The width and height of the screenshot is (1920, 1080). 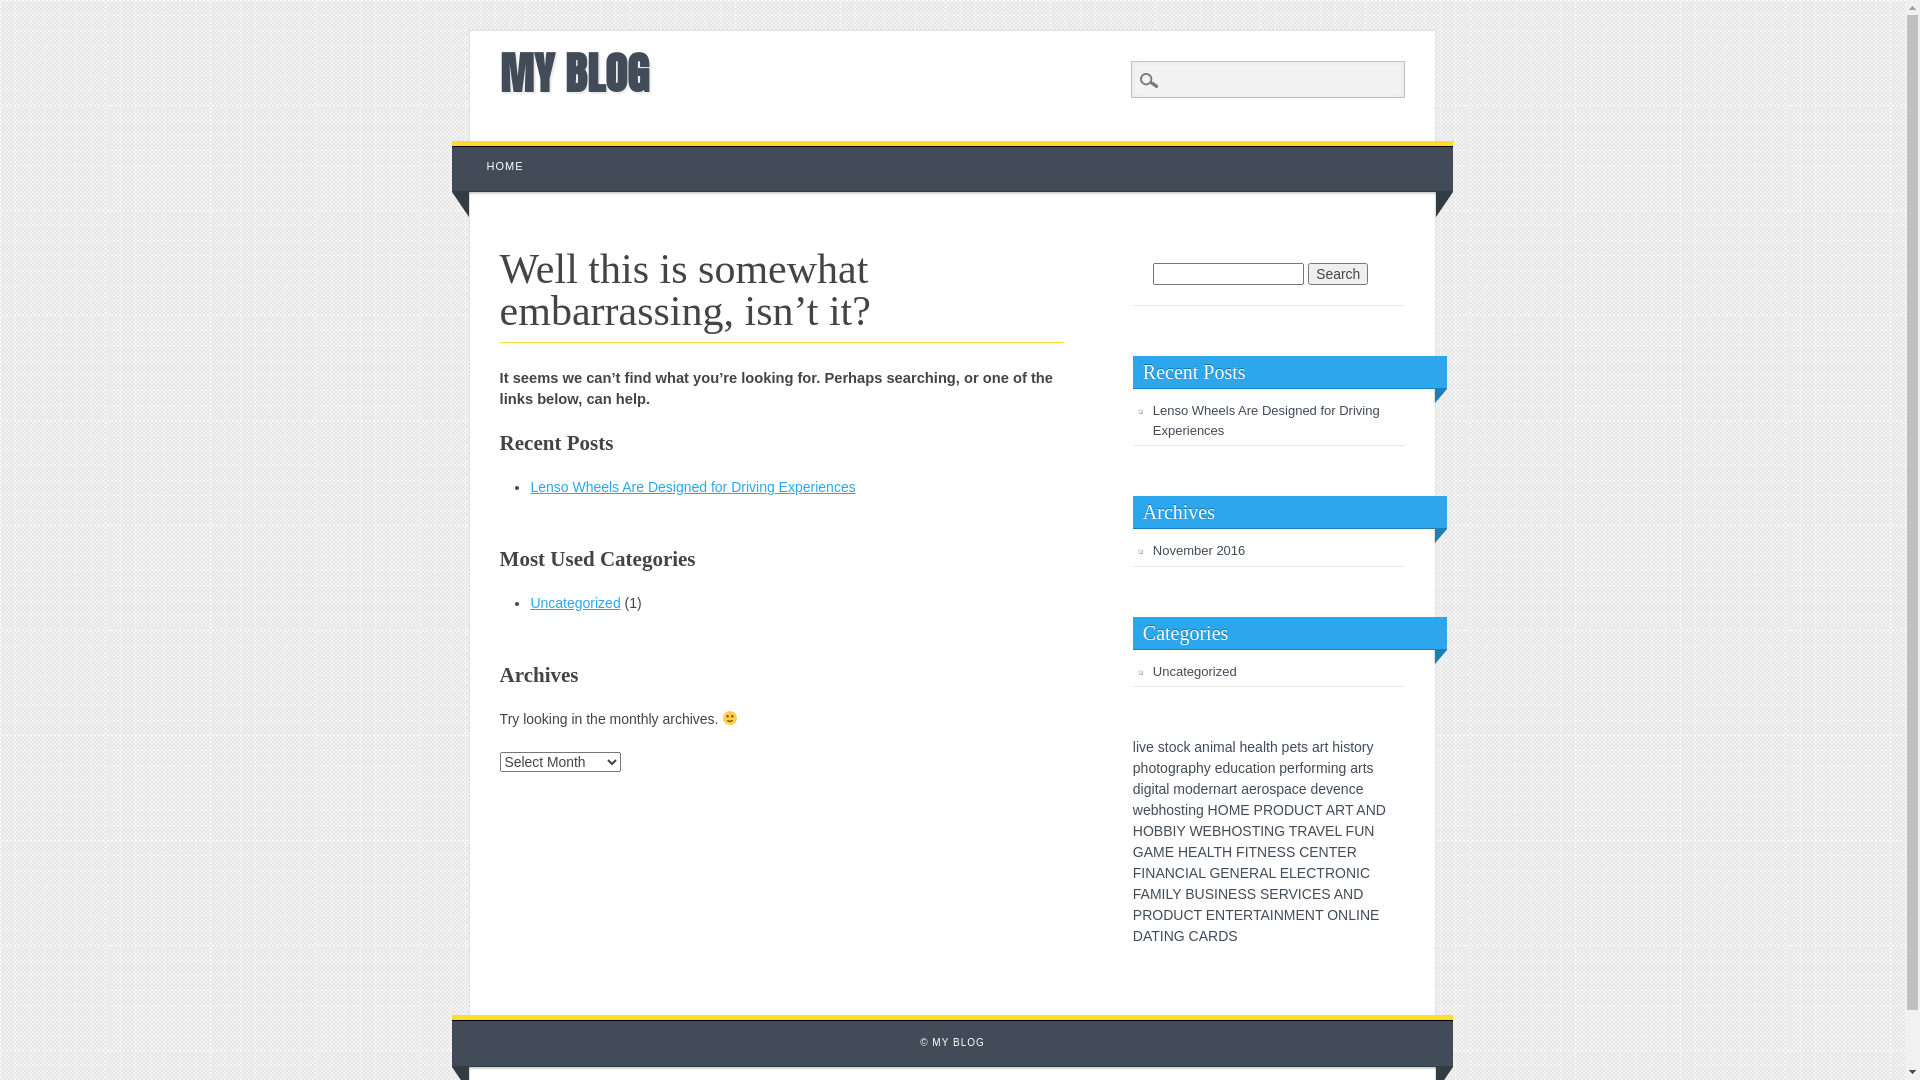 I want to click on 'v', so click(x=1329, y=788).